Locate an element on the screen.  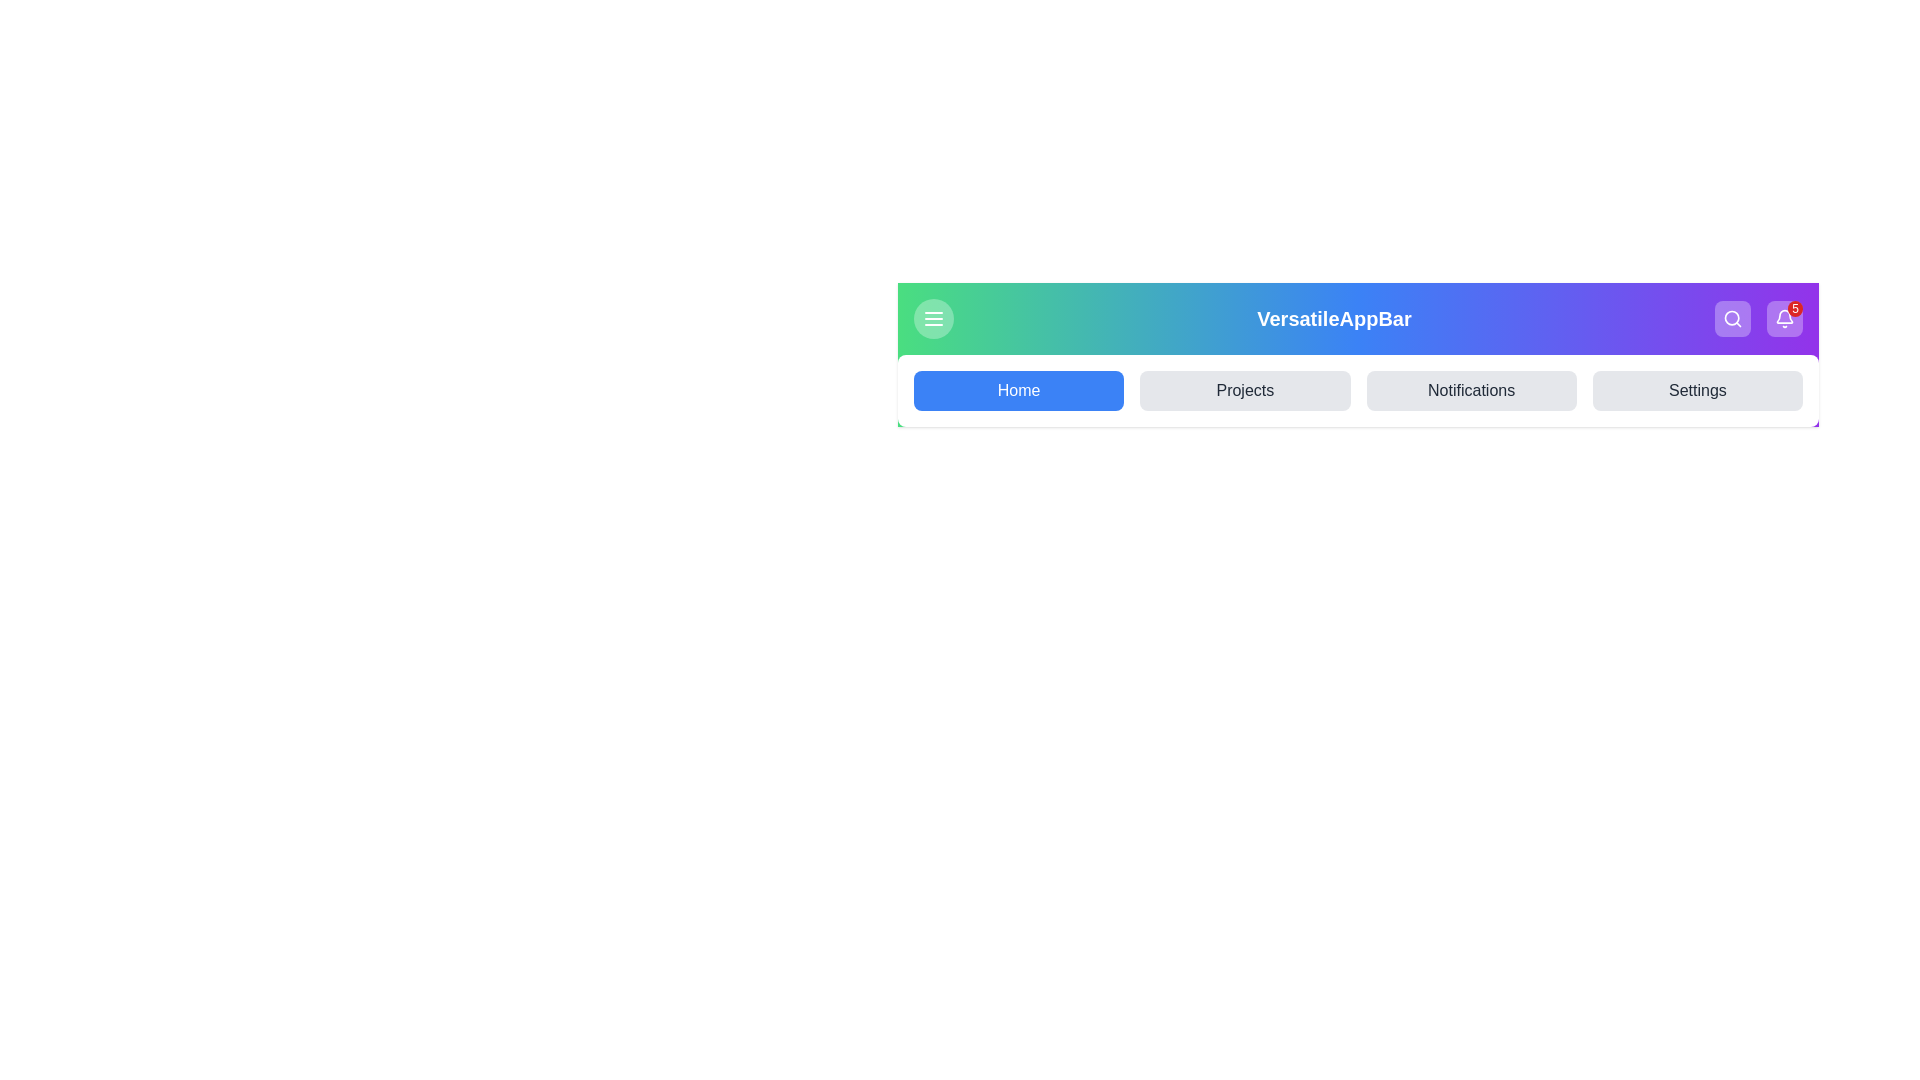
the search button to initiate a search action is located at coordinates (1731, 318).